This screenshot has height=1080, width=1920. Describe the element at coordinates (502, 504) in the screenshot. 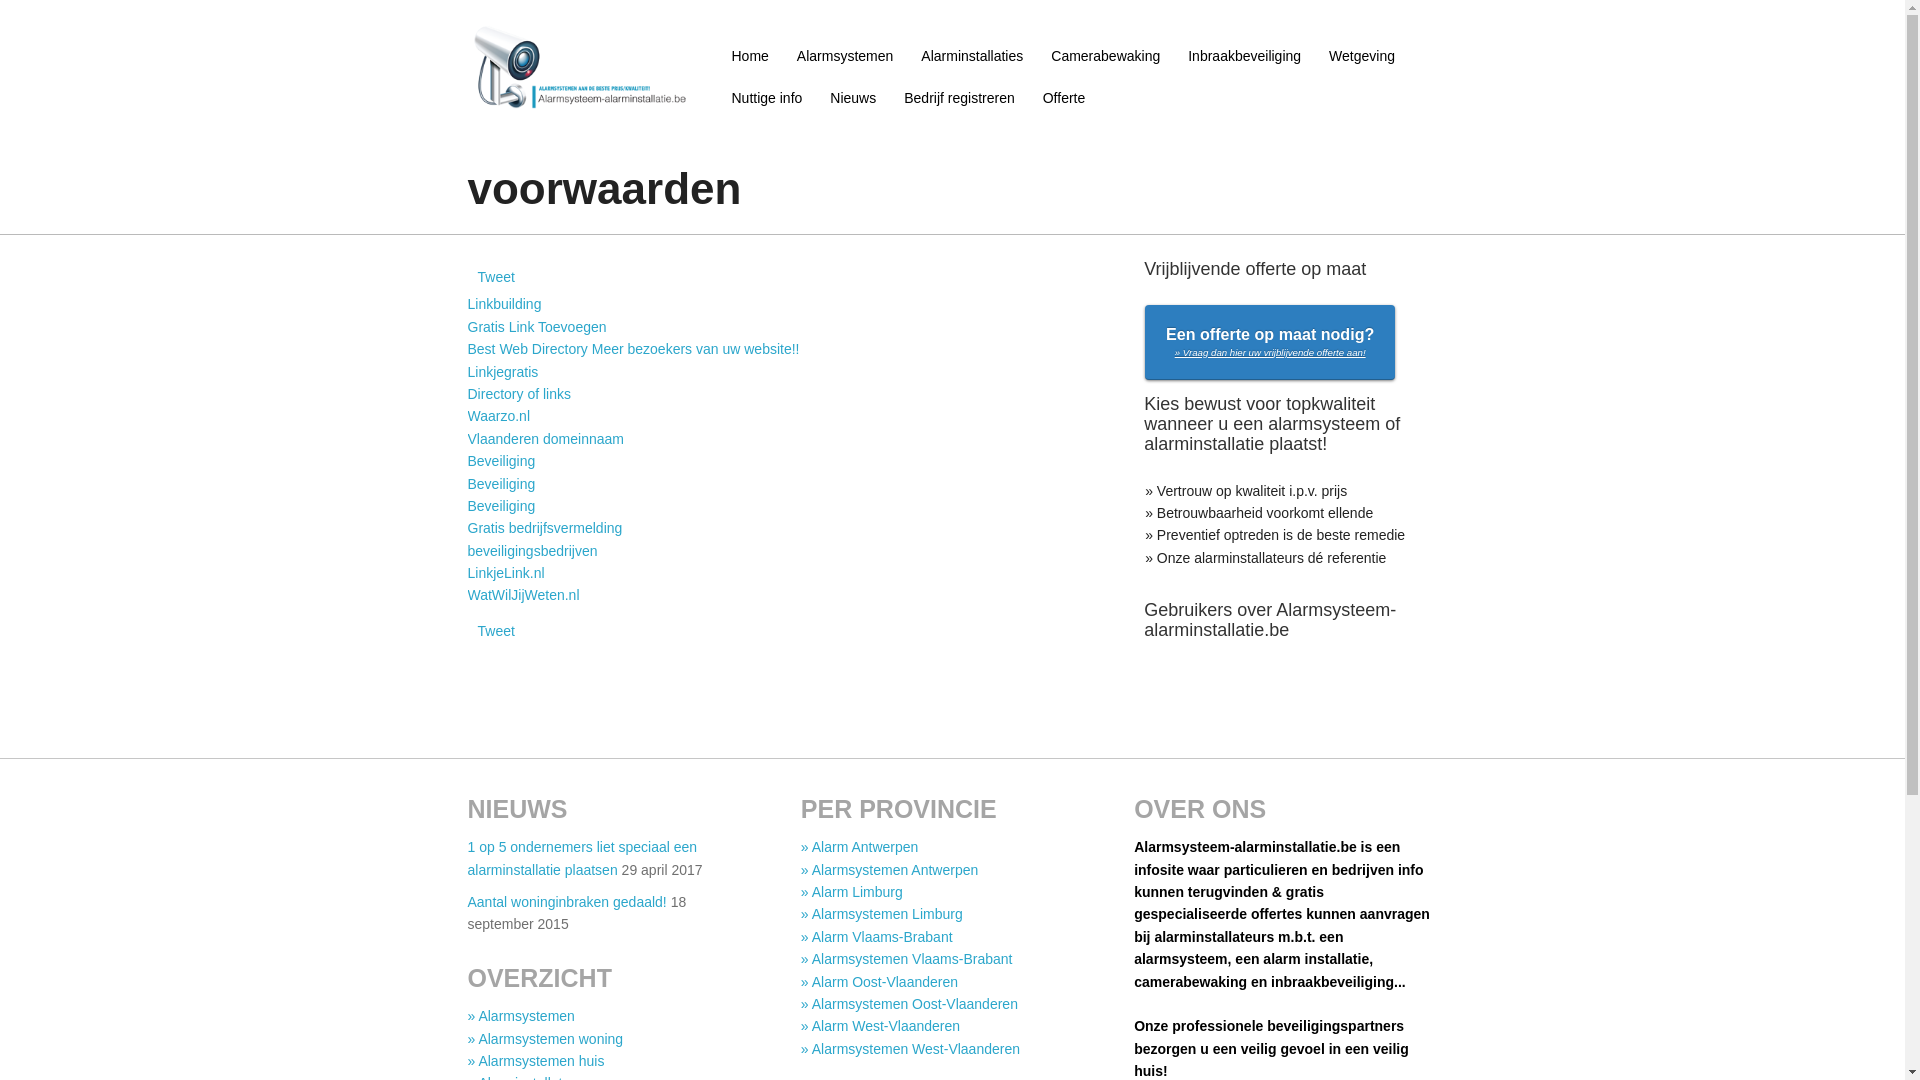

I see `'Beveiliging'` at that location.